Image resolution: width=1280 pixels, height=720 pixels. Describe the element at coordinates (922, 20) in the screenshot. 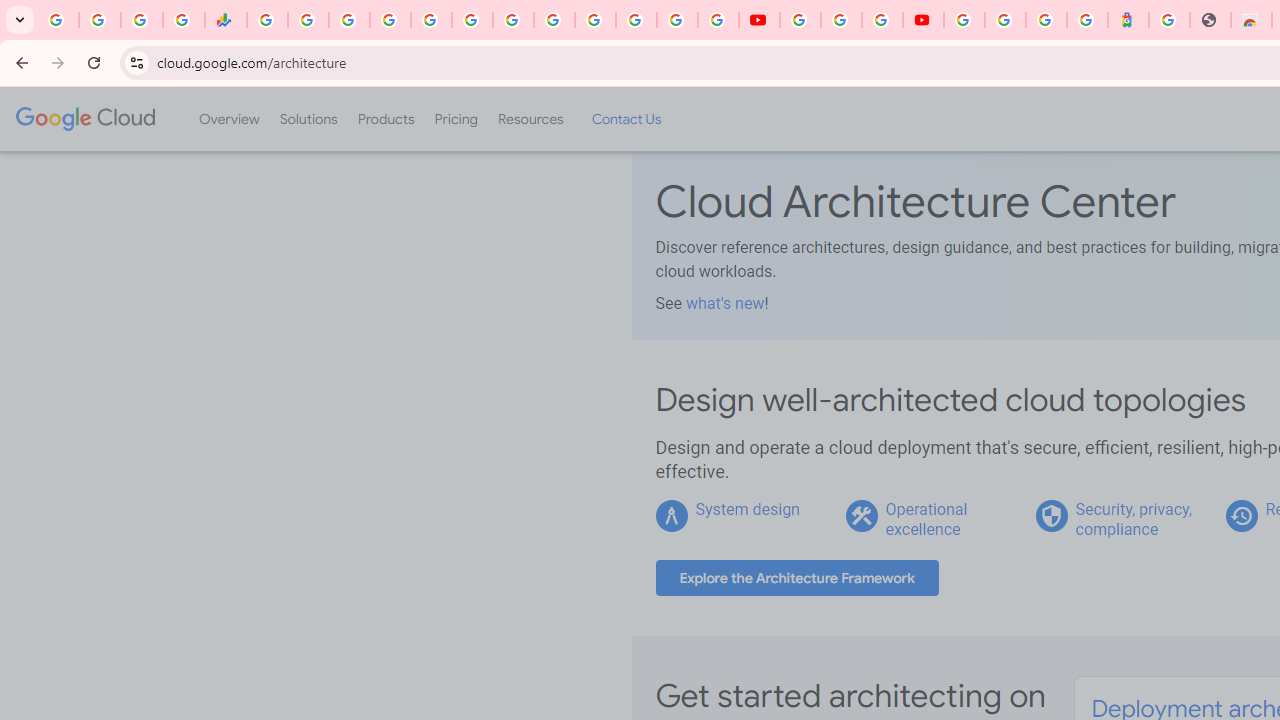

I see `'Content Creator Programs & Opportunities - YouTube Creators'` at that location.